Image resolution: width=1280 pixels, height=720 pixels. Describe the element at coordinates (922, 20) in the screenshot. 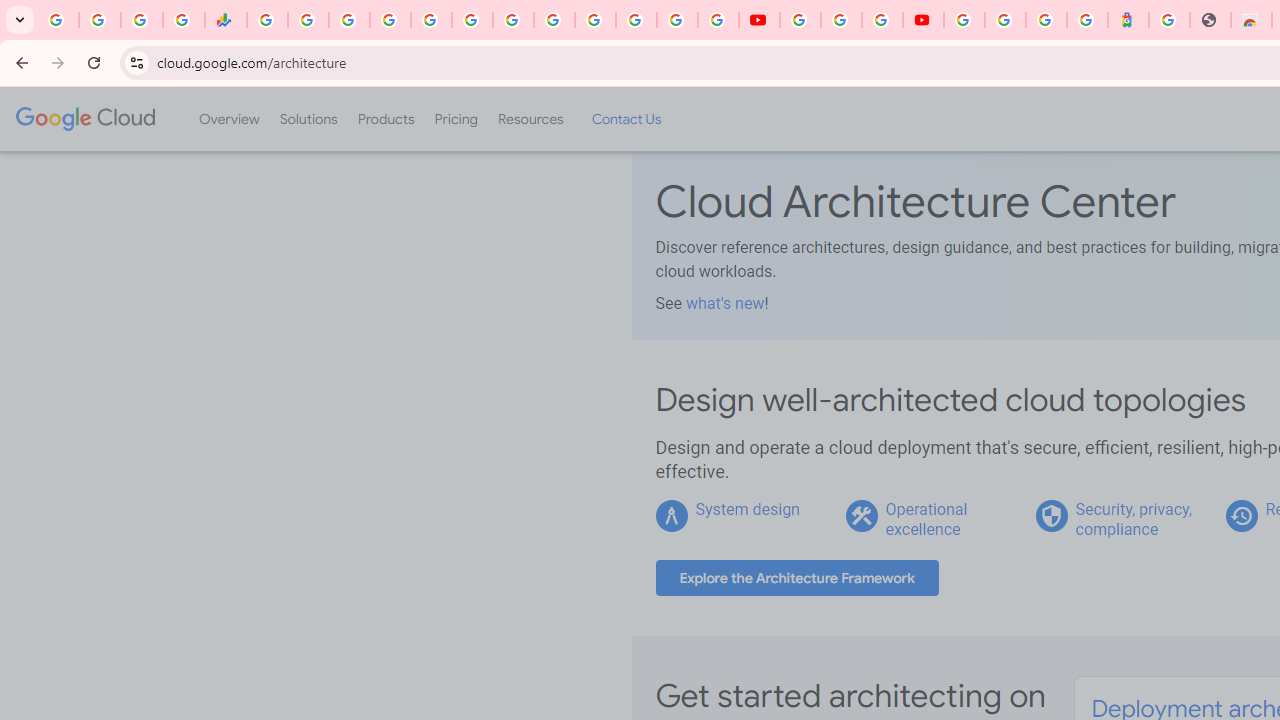

I see `'Content Creator Programs & Opportunities - YouTube Creators'` at that location.